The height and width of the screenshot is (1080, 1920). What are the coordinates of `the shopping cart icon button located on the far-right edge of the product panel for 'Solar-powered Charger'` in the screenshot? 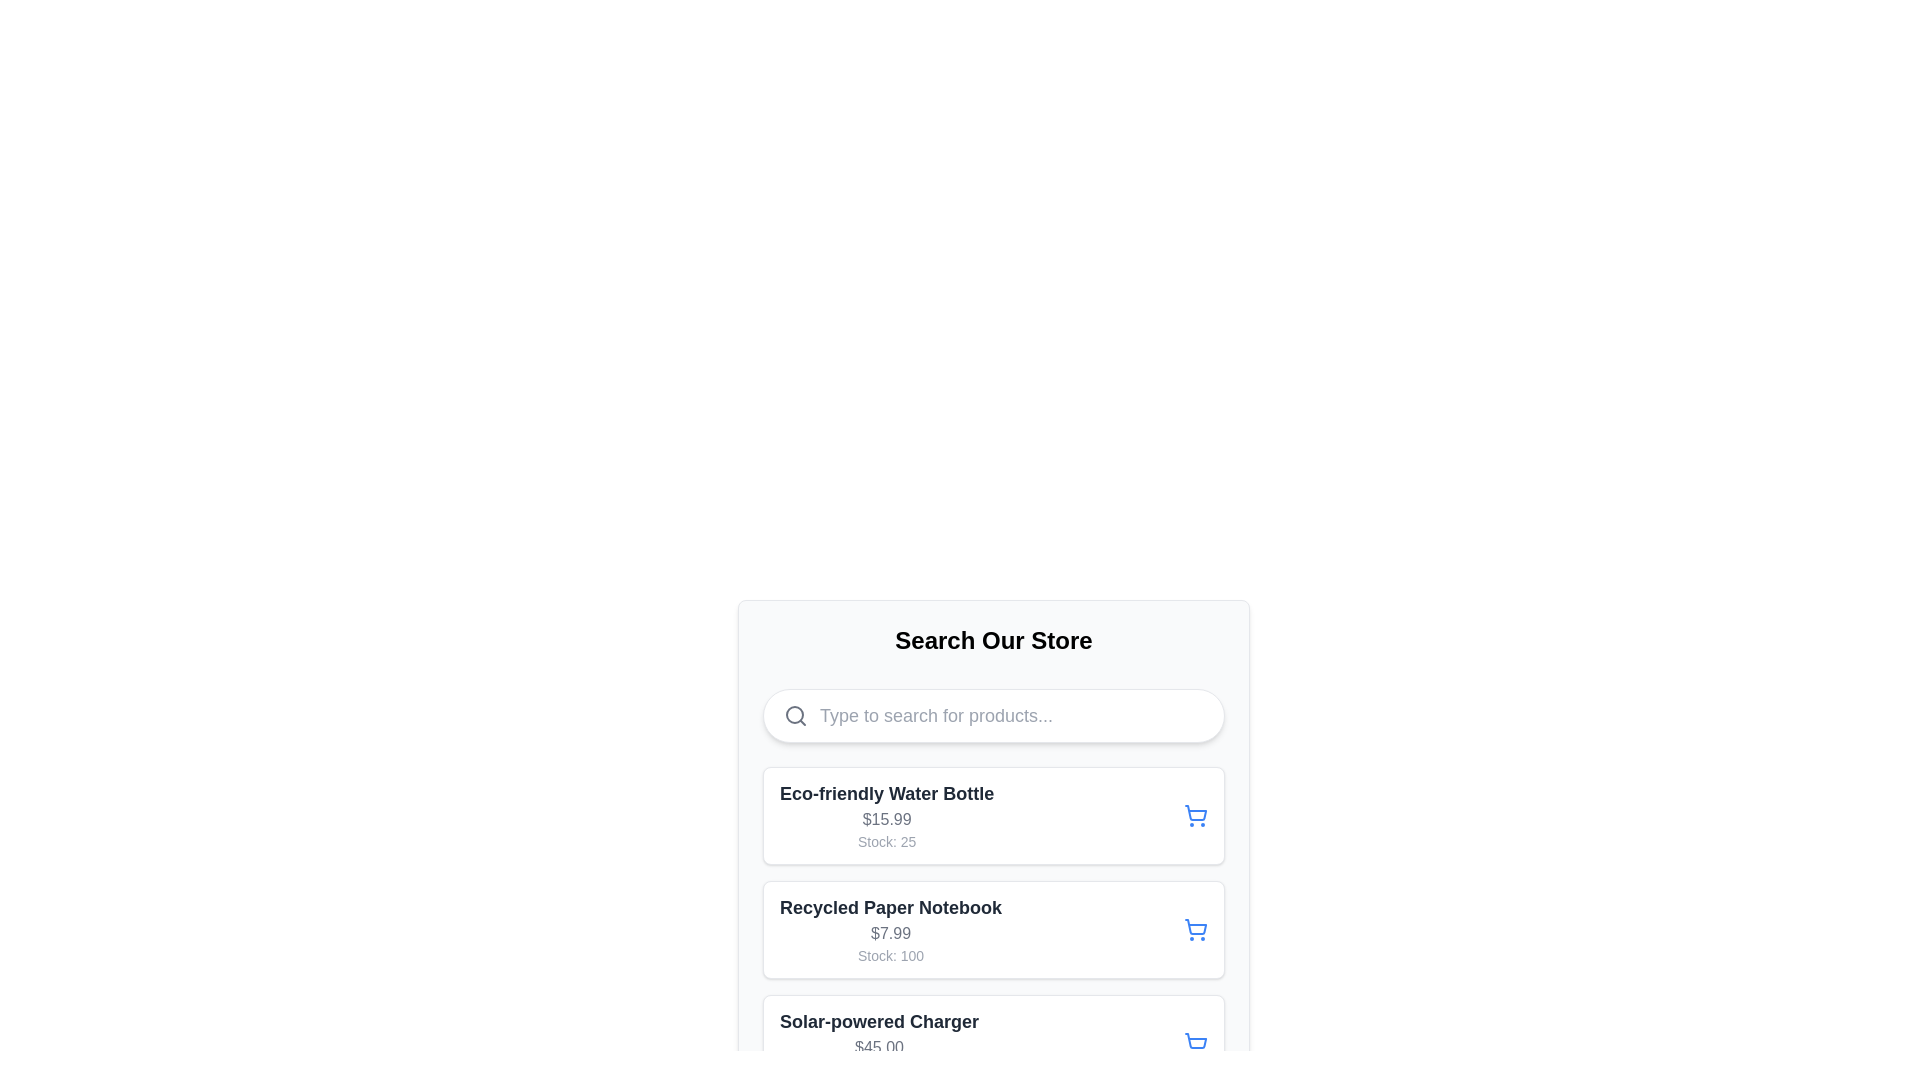 It's located at (1195, 1043).